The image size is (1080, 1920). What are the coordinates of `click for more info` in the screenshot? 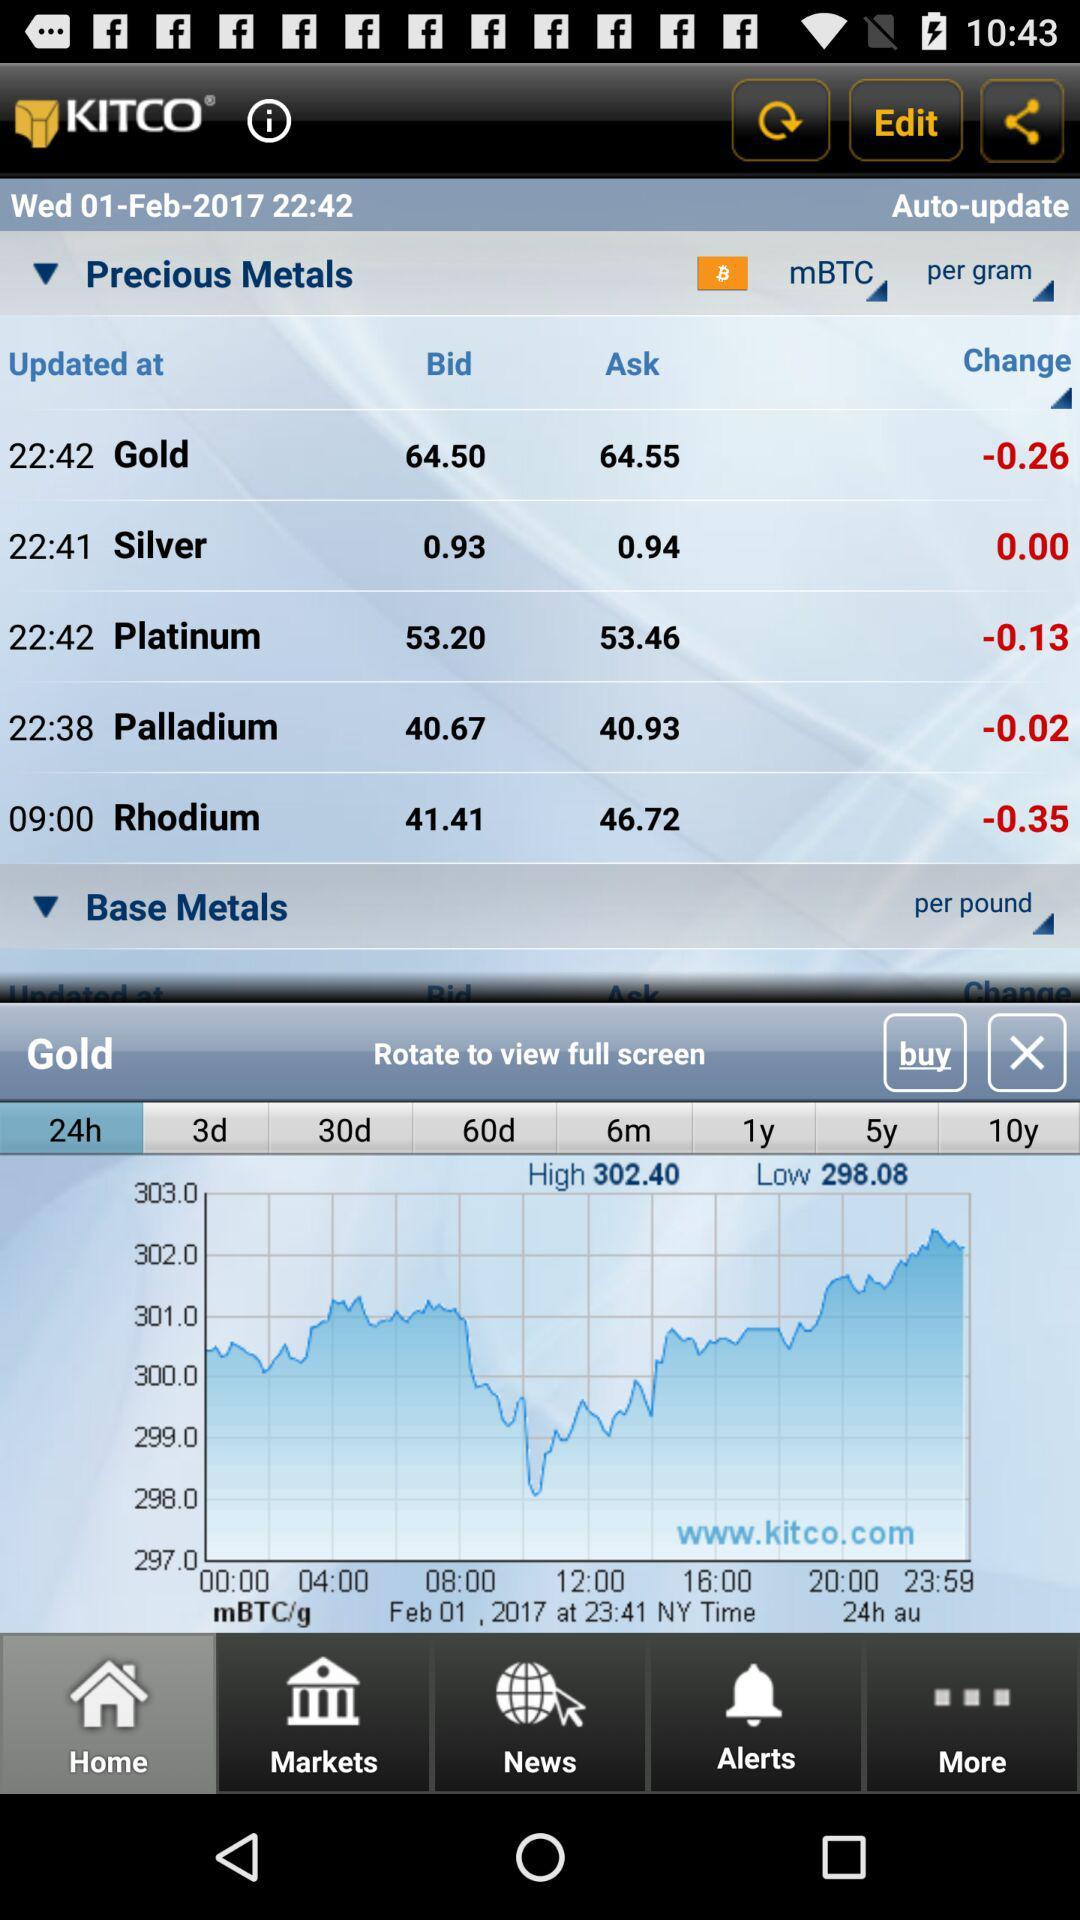 It's located at (268, 119).